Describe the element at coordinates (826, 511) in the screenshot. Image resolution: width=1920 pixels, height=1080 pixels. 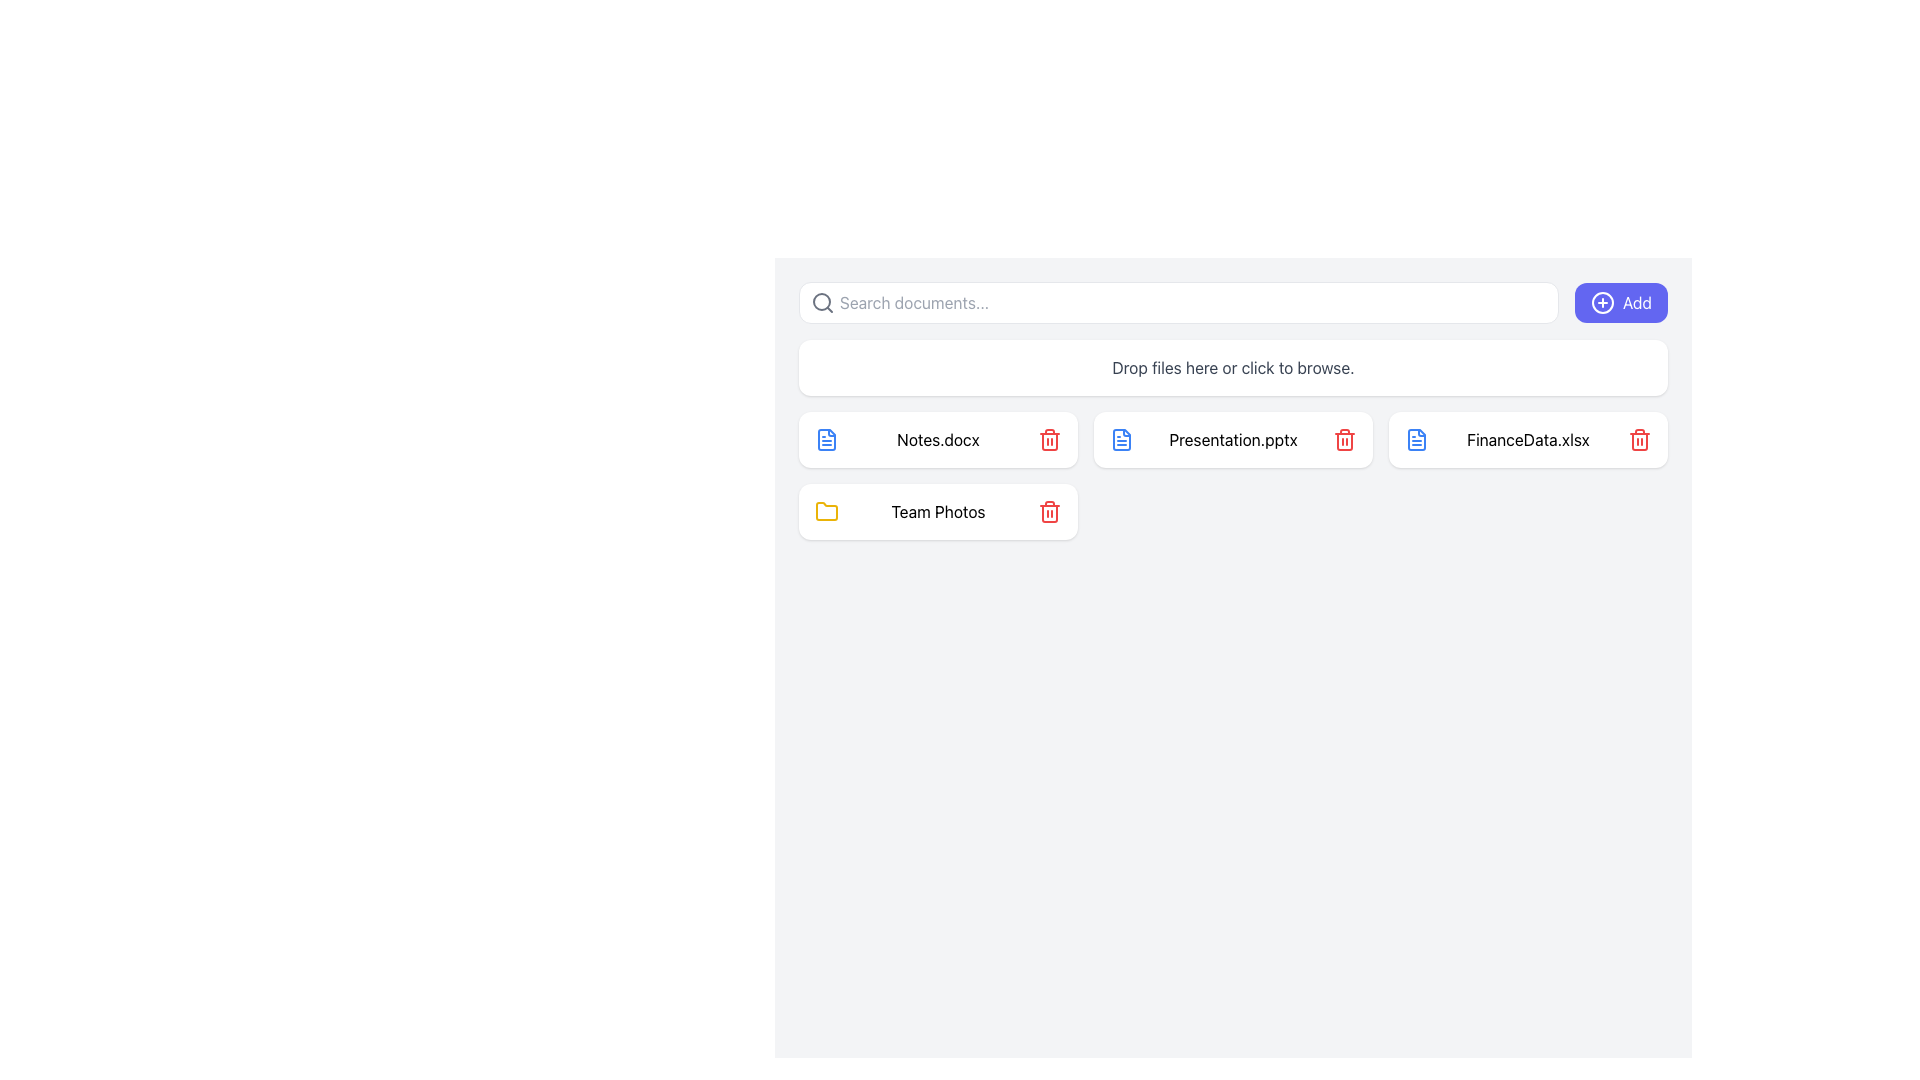
I see `the 'Team Photos' folder icon, which is located in the top-left corner of the section containing this item and is the leftmost of three main elements` at that location.